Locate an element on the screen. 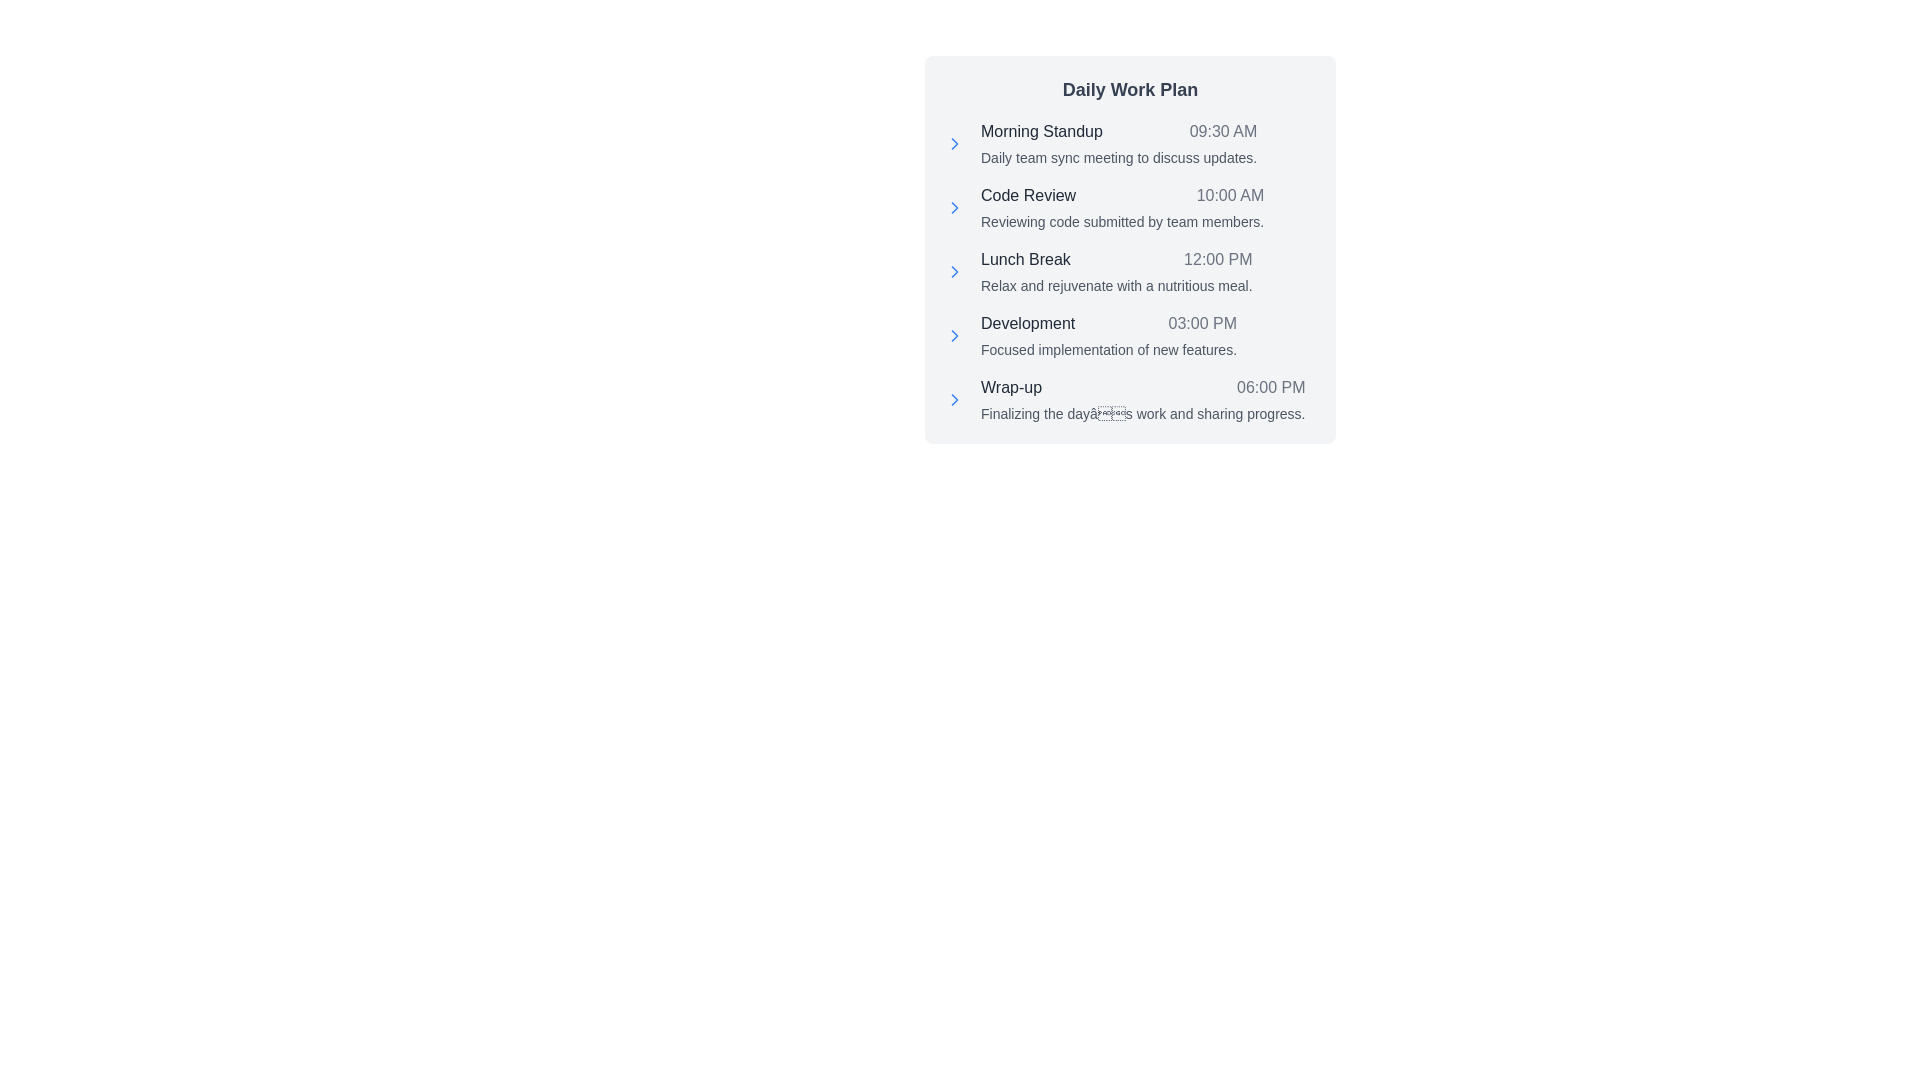 This screenshot has width=1920, height=1080. the third item in the 'Daily Work Plan' section, labeled 'Lunch Break', which is centrally positioned between 'Code Review' and 'Development' is located at coordinates (1130, 272).